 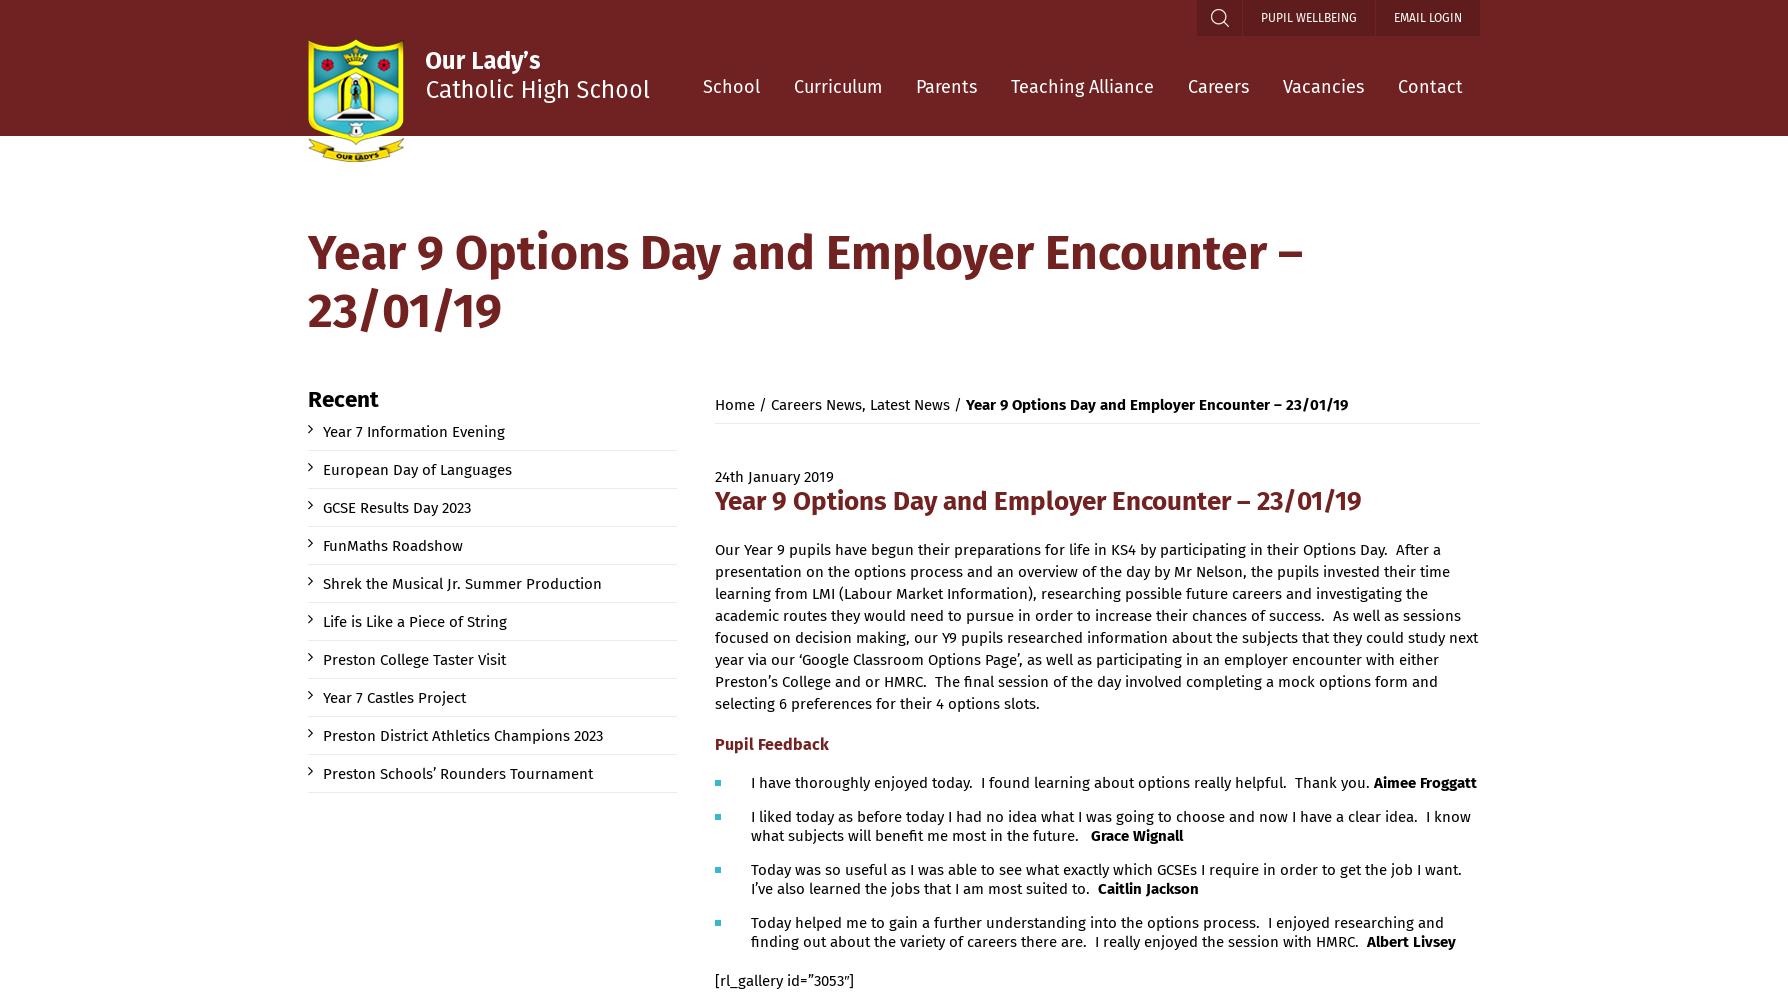 What do you see at coordinates (773, 476) in the screenshot?
I see `'24th January 2019'` at bounding box center [773, 476].